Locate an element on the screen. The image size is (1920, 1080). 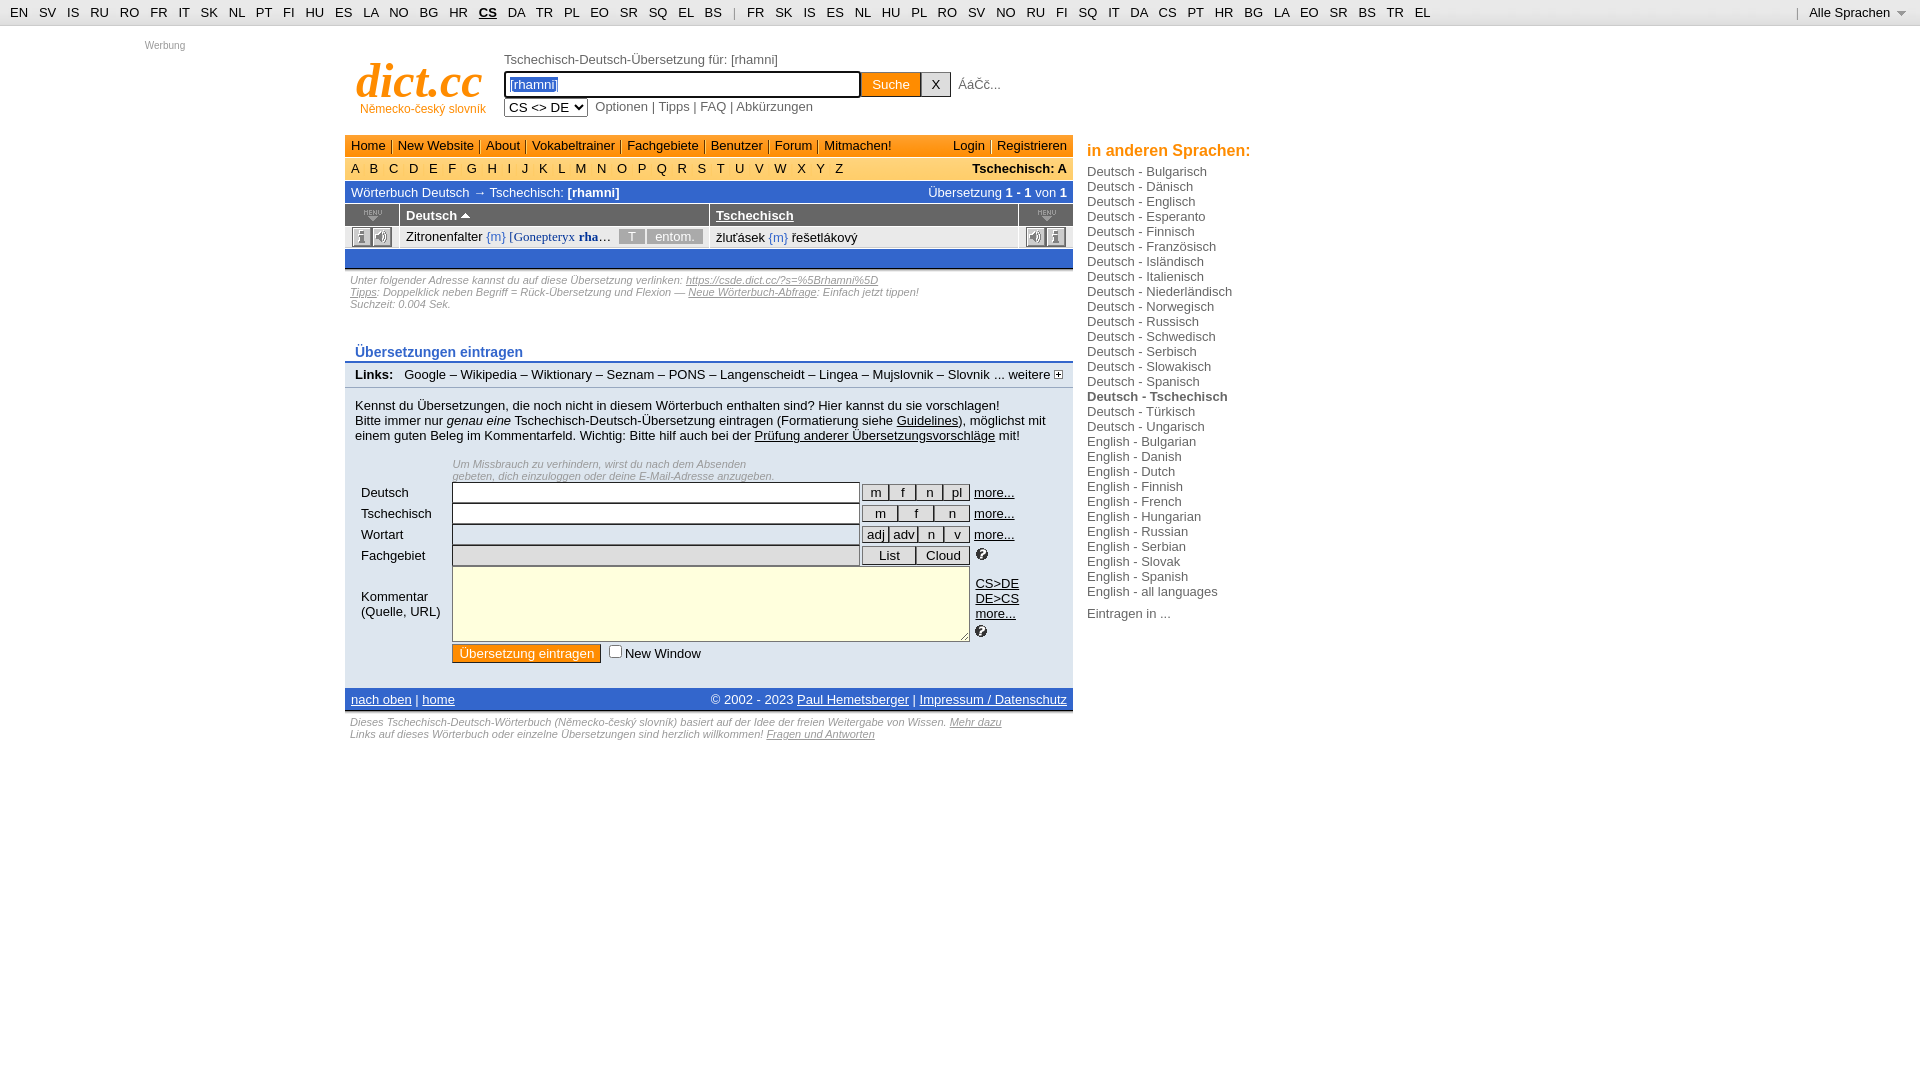
'SR' is located at coordinates (1339, 12).